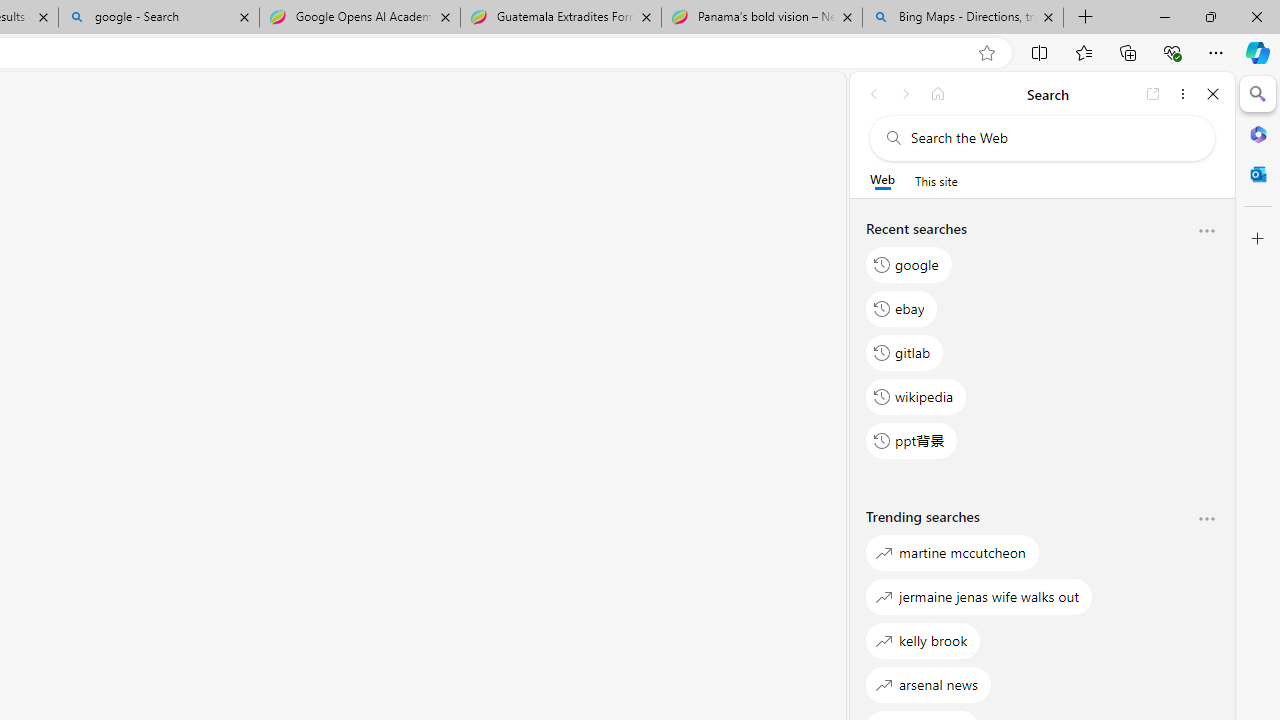  What do you see at coordinates (979, 595) in the screenshot?
I see `'jermaine jenas wife walks out'` at bounding box center [979, 595].